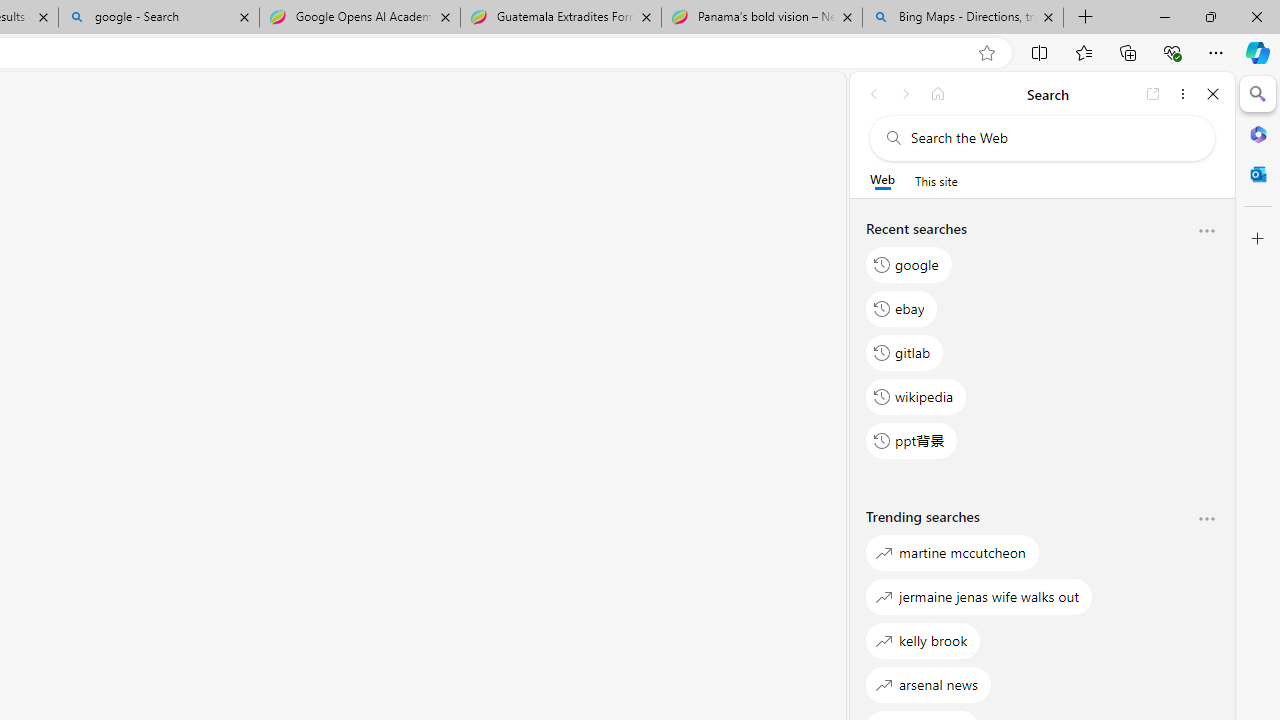  What do you see at coordinates (979, 595) in the screenshot?
I see `'jermaine jenas wife walks out'` at bounding box center [979, 595].